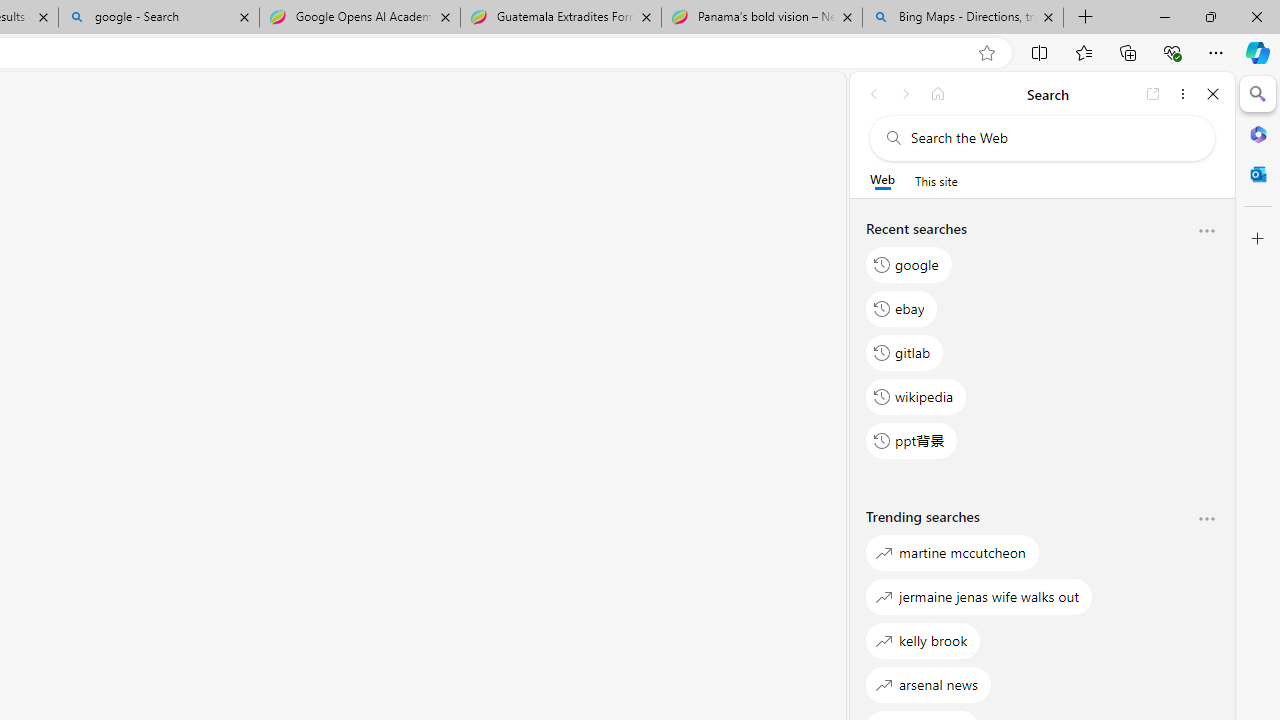  What do you see at coordinates (979, 595) in the screenshot?
I see `'jermaine jenas wife walks out'` at bounding box center [979, 595].